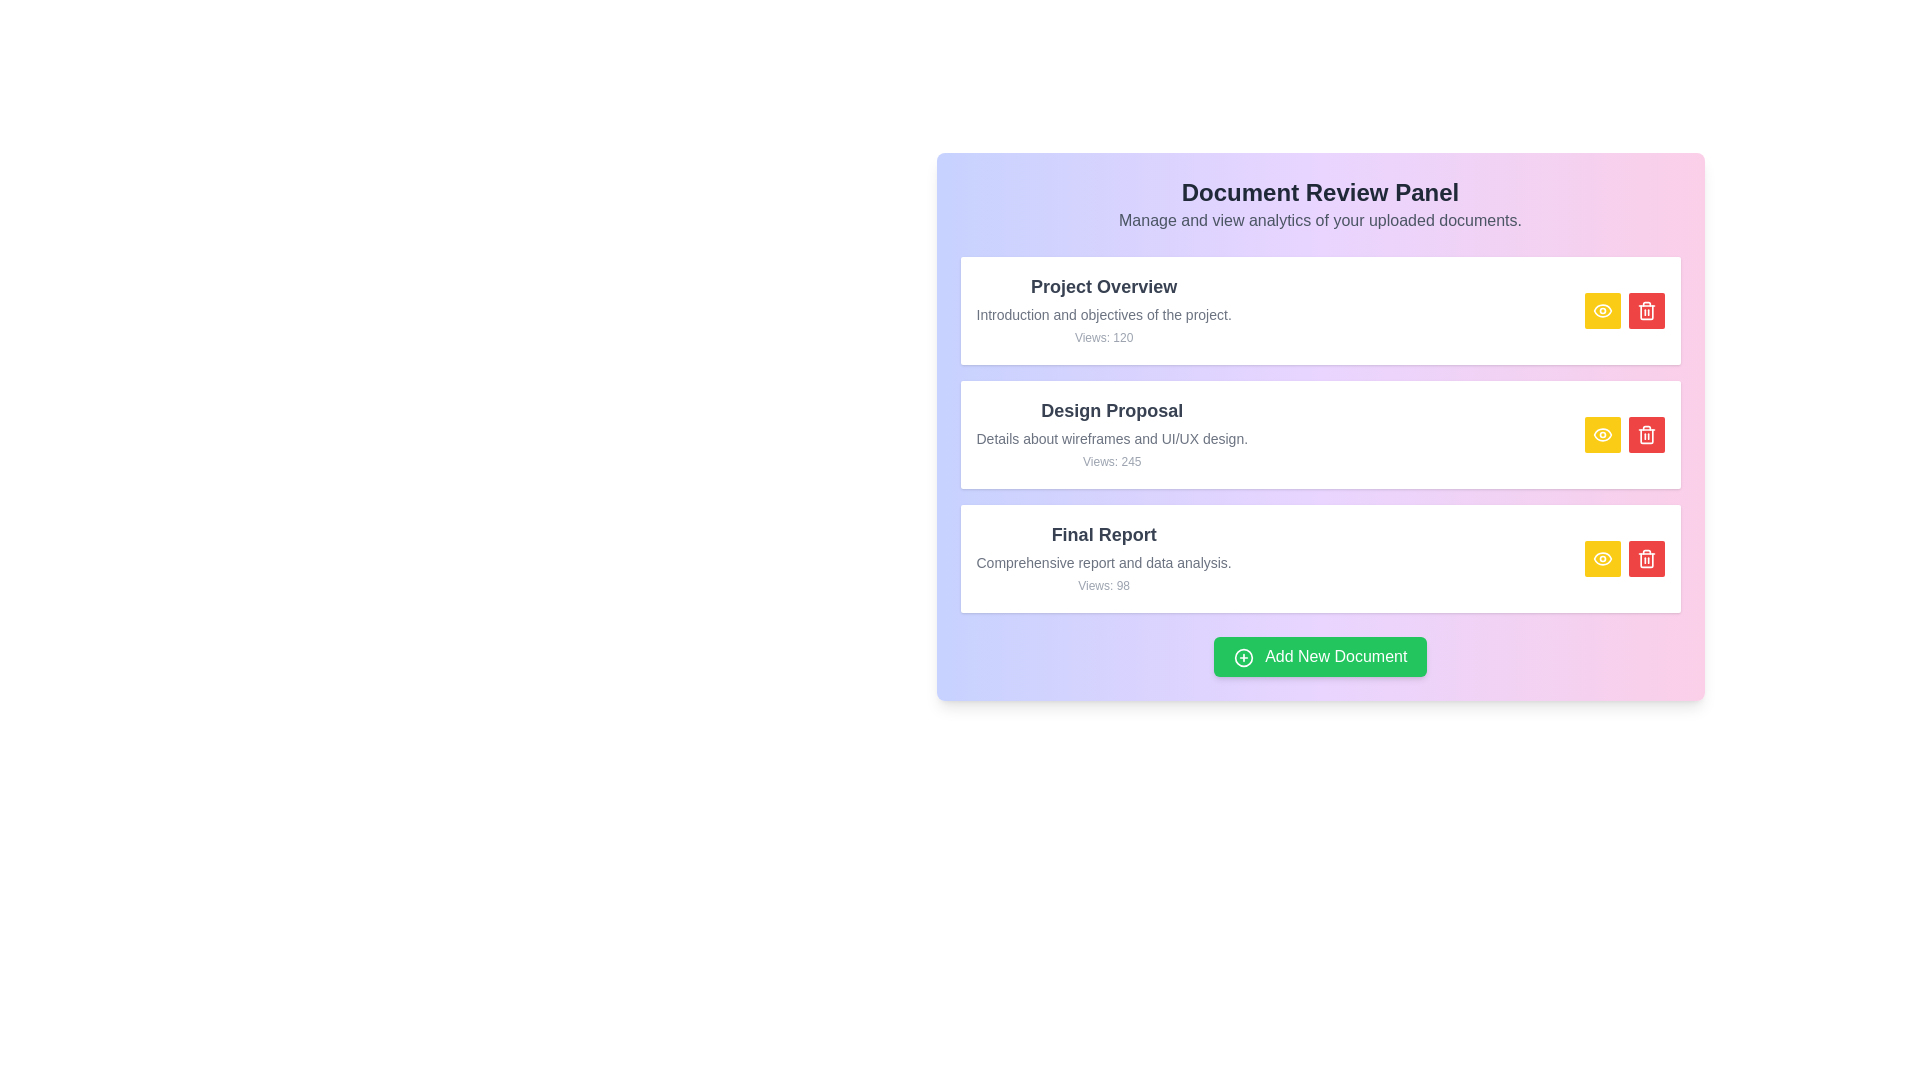  I want to click on view button for the document titled 'Final Report', so click(1602, 559).